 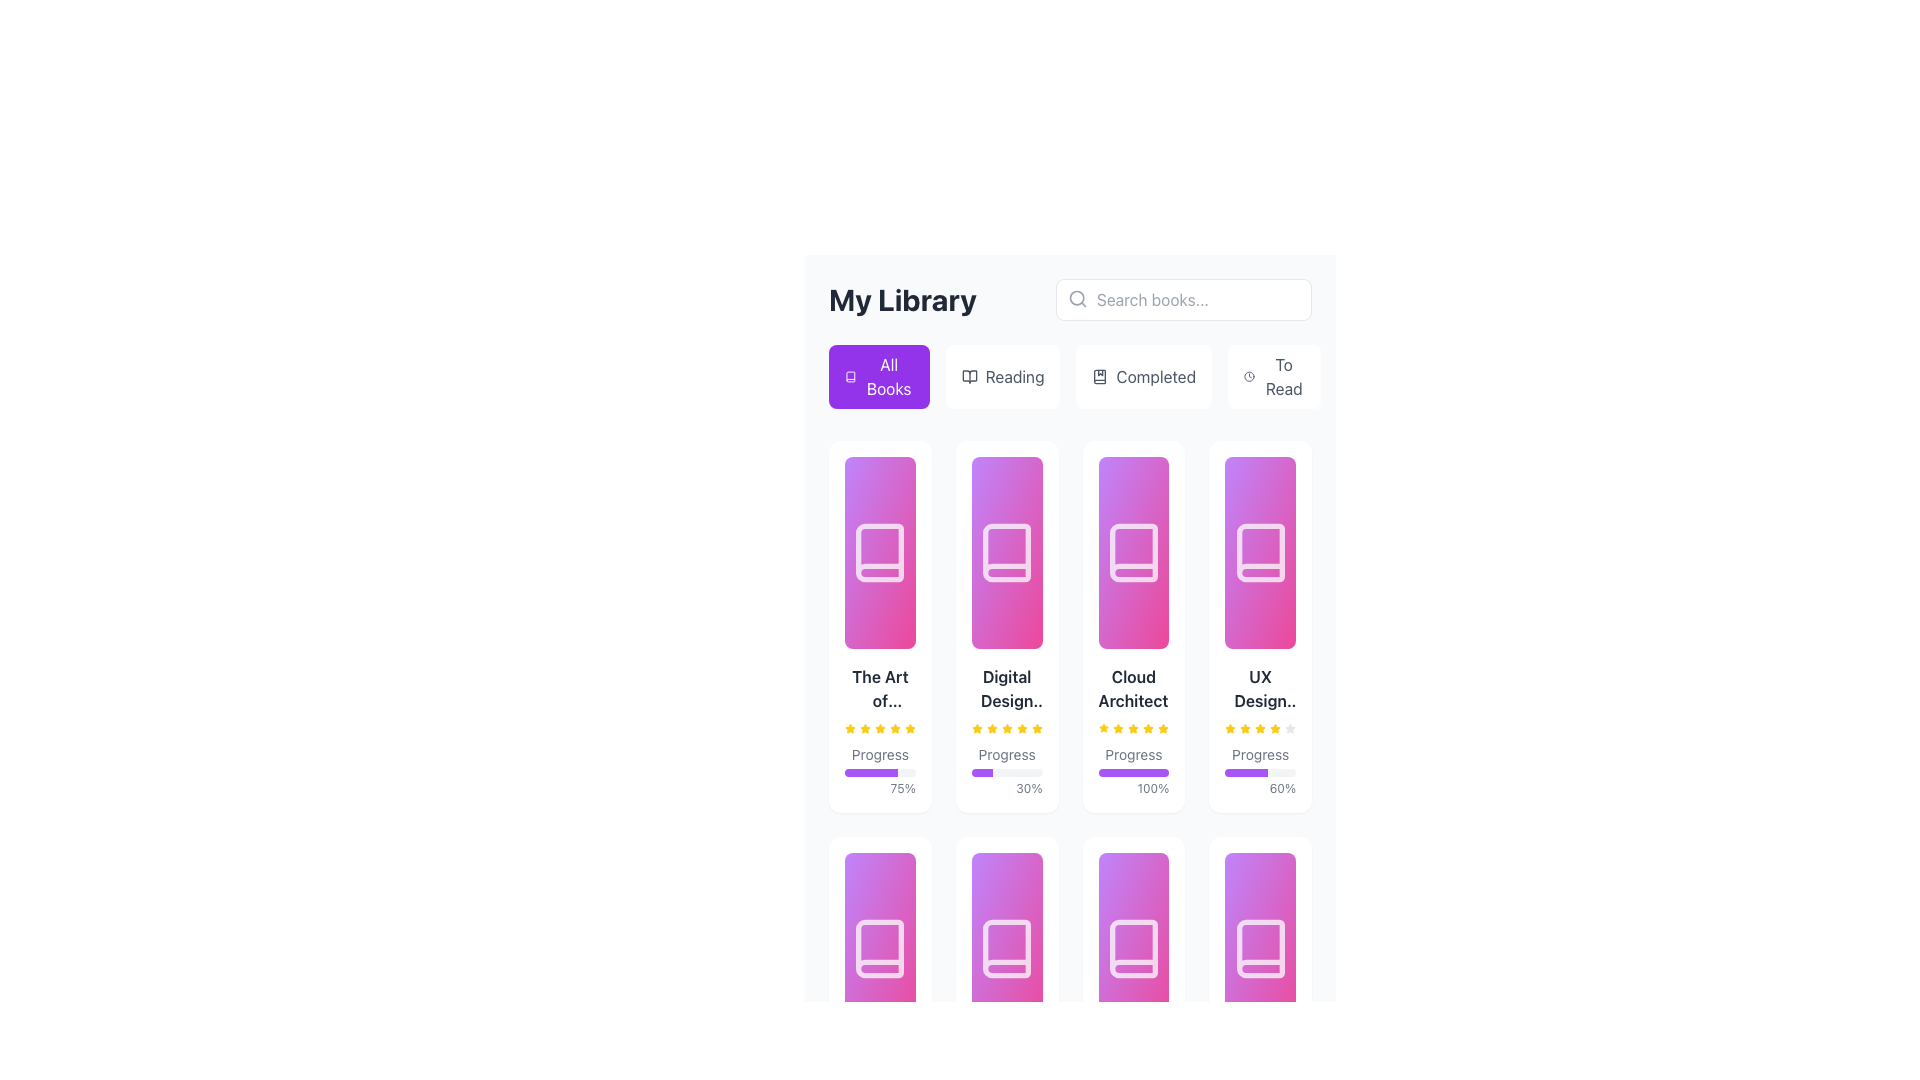 I want to click on the book icon with a simple outline design, located in the second row, first column of the grid layout, so click(x=880, y=947).